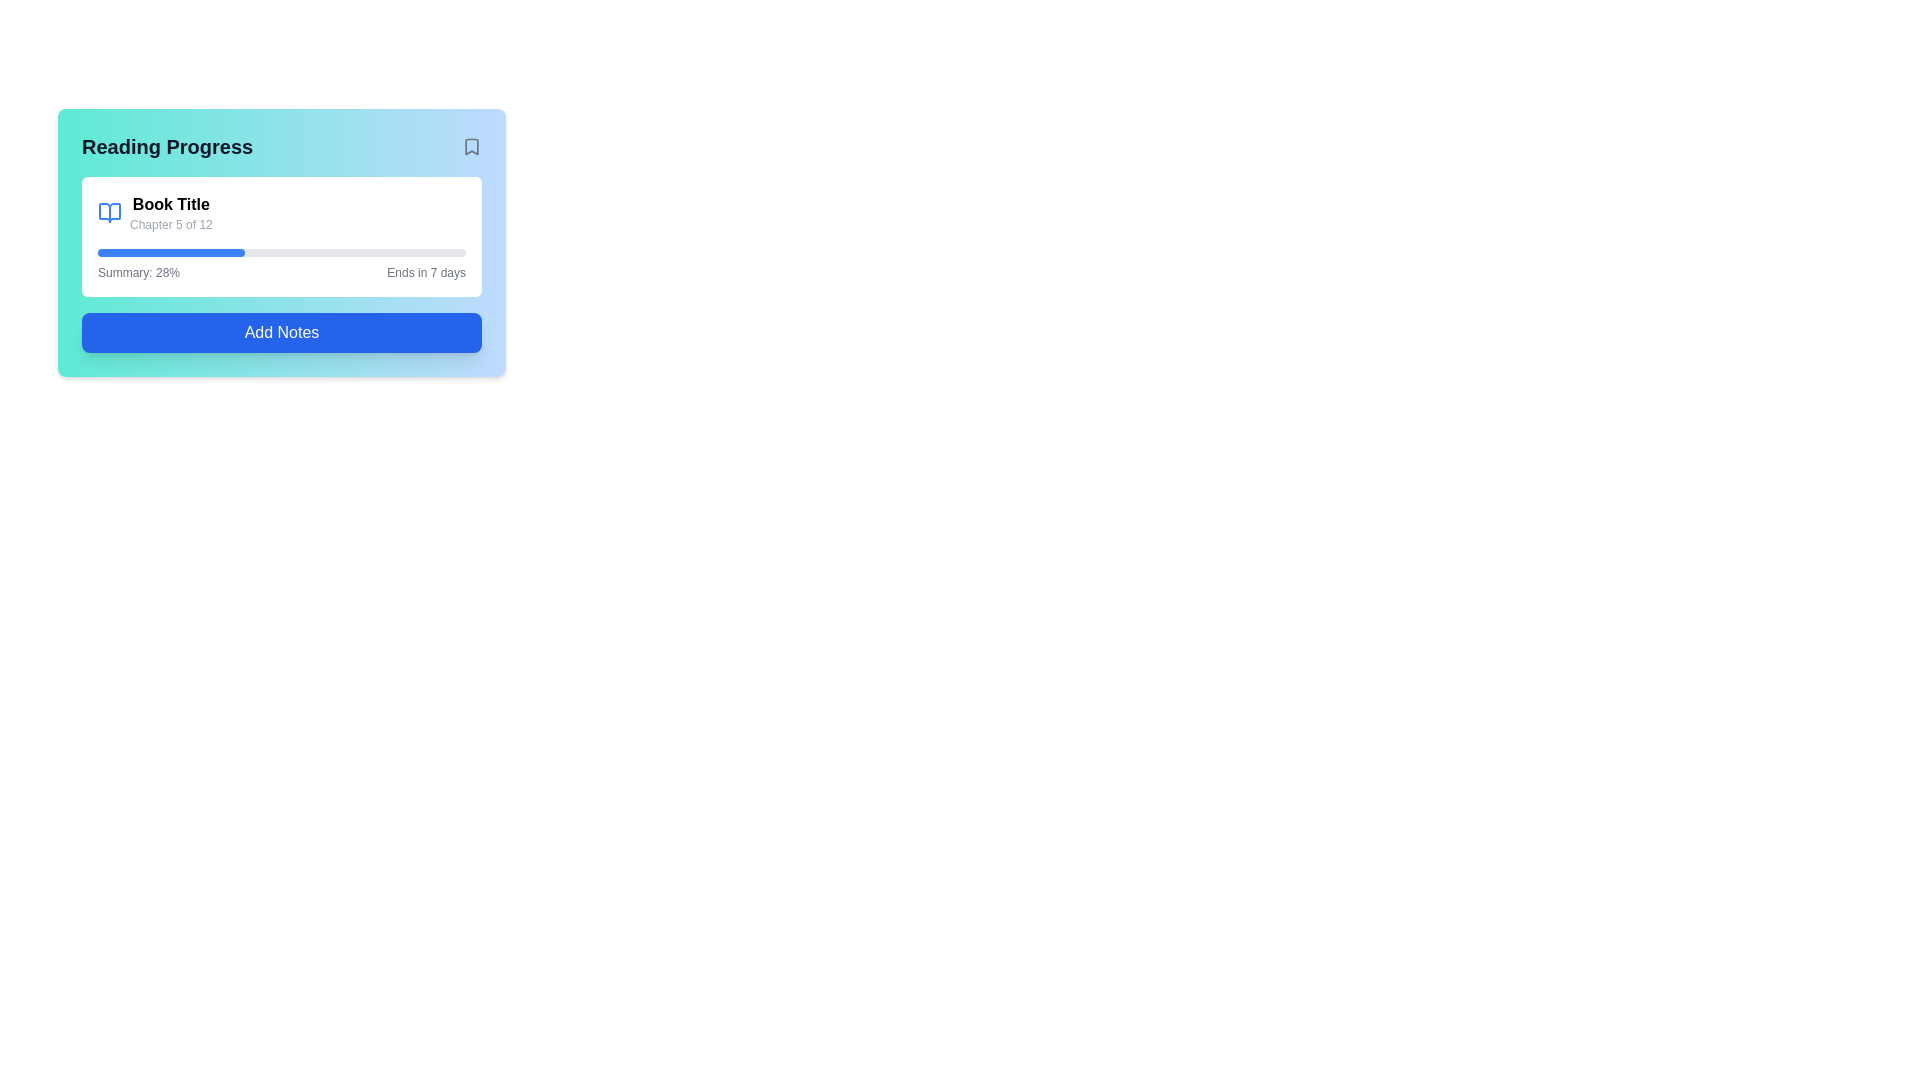 The height and width of the screenshot is (1080, 1920). What do you see at coordinates (171, 252) in the screenshot?
I see `the width percentage of the Progress bar fill within the 'Reading Progress' card, which visually indicates task completion status` at bounding box center [171, 252].